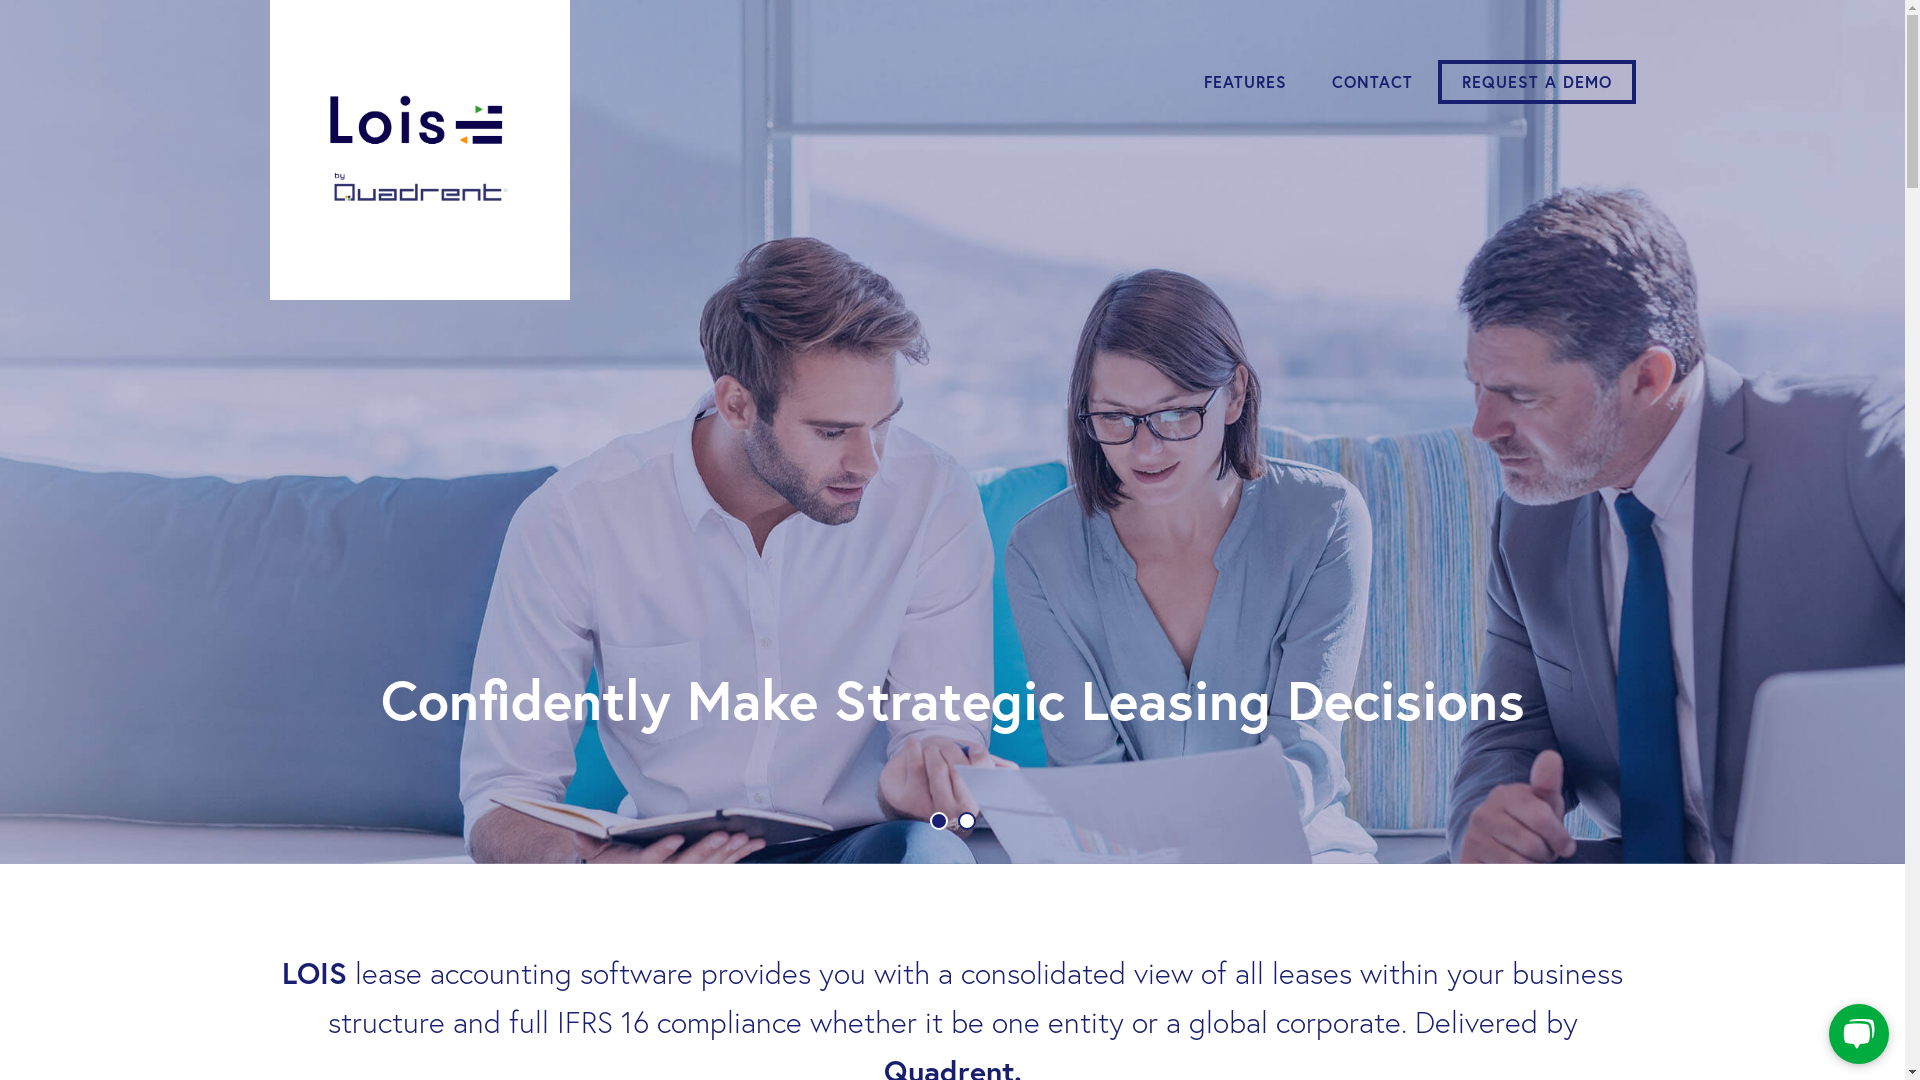 The width and height of the screenshot is (1920, 1080). Describe the element at coordinates (1184, 80) in the screenshot. I see `'FEATURES'` at that location.